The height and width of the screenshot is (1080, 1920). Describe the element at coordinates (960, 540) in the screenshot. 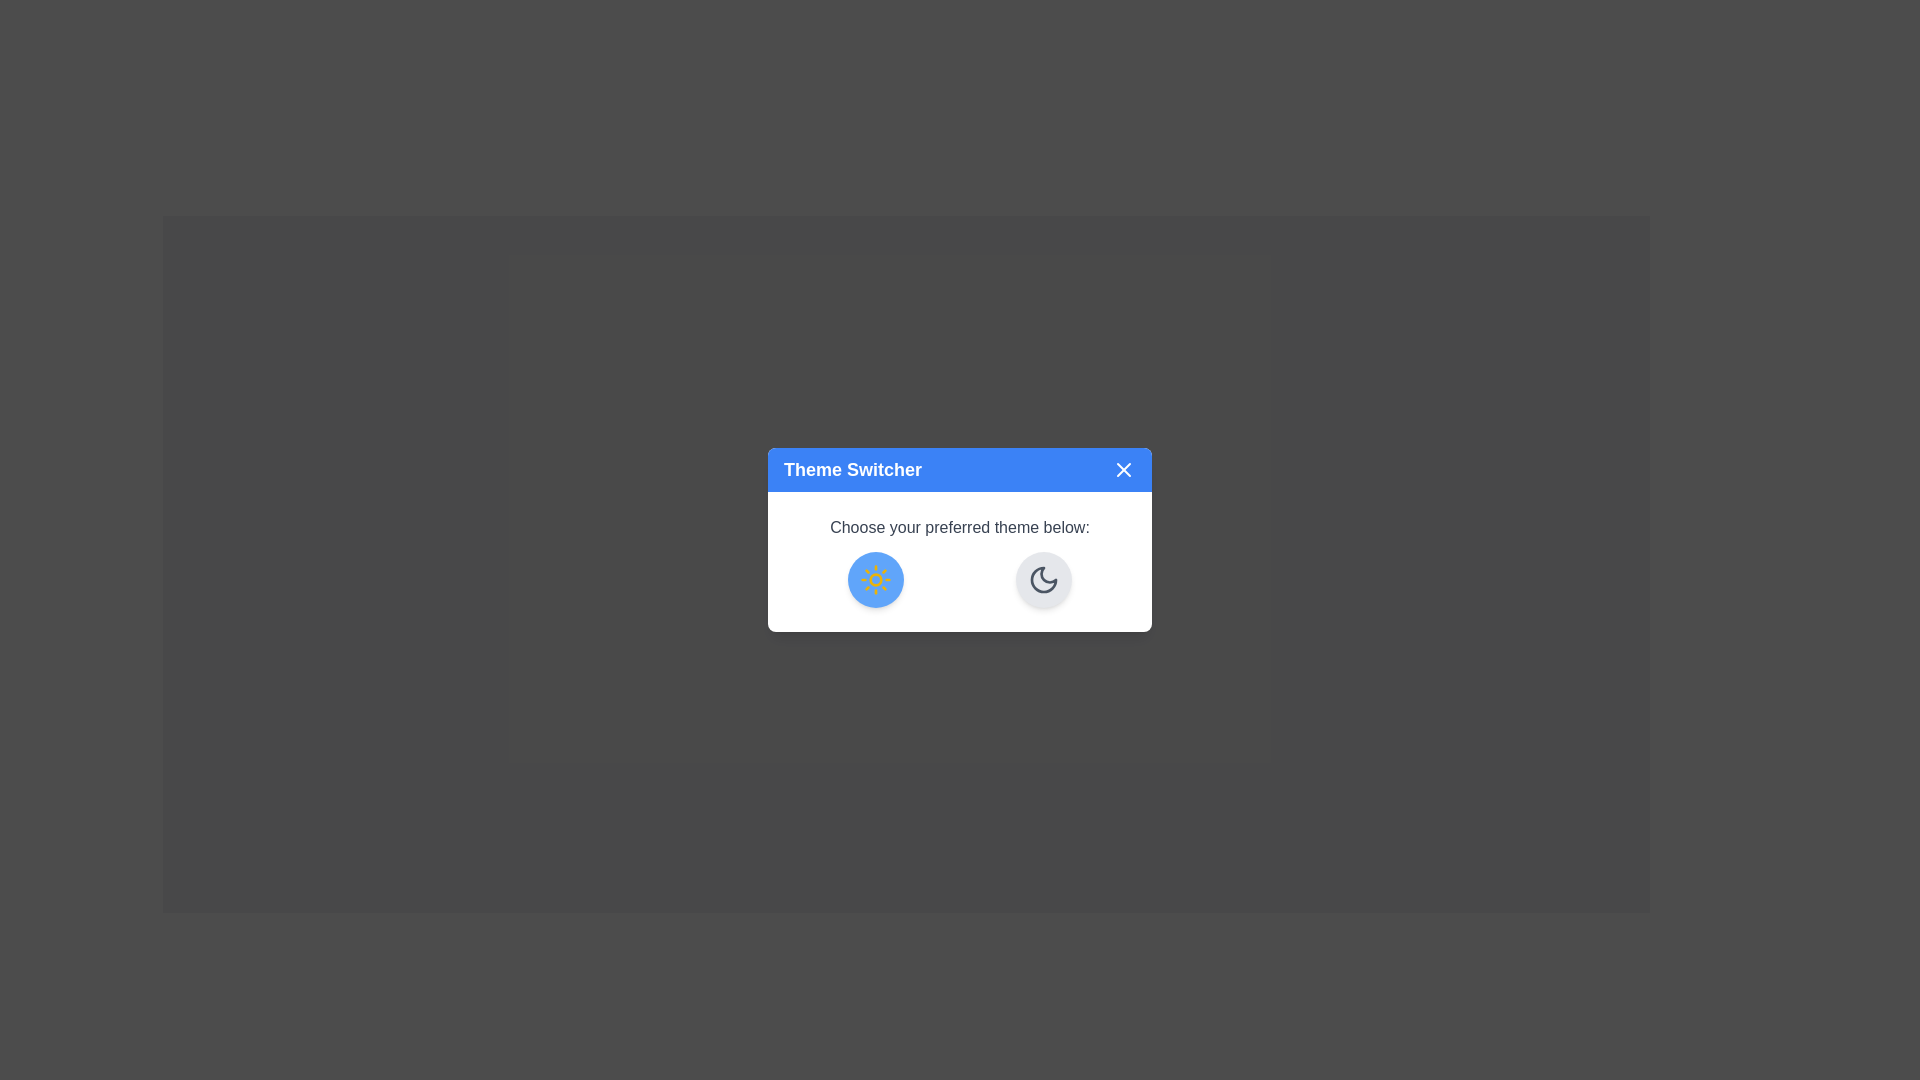

I see `the light theme button in the modal dialog` at that location.